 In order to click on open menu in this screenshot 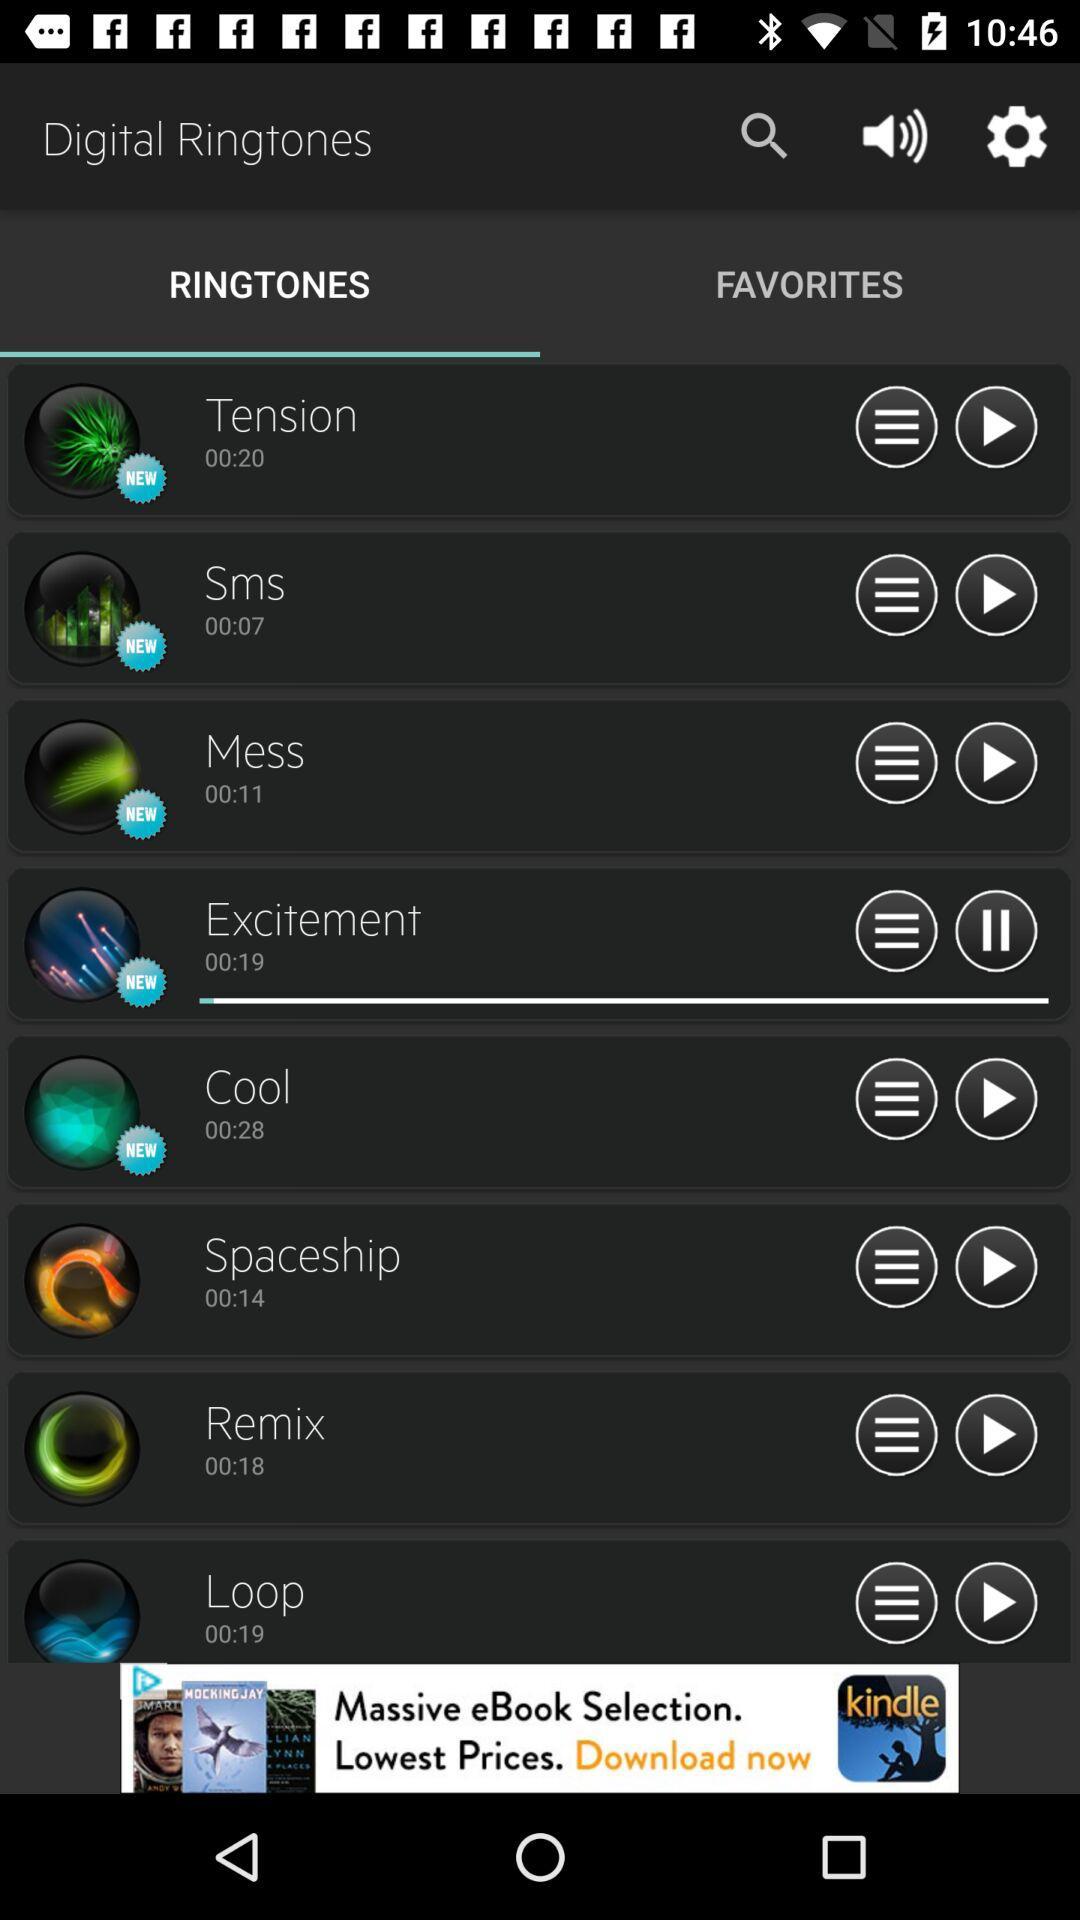, I will do `click(895, 931)`.